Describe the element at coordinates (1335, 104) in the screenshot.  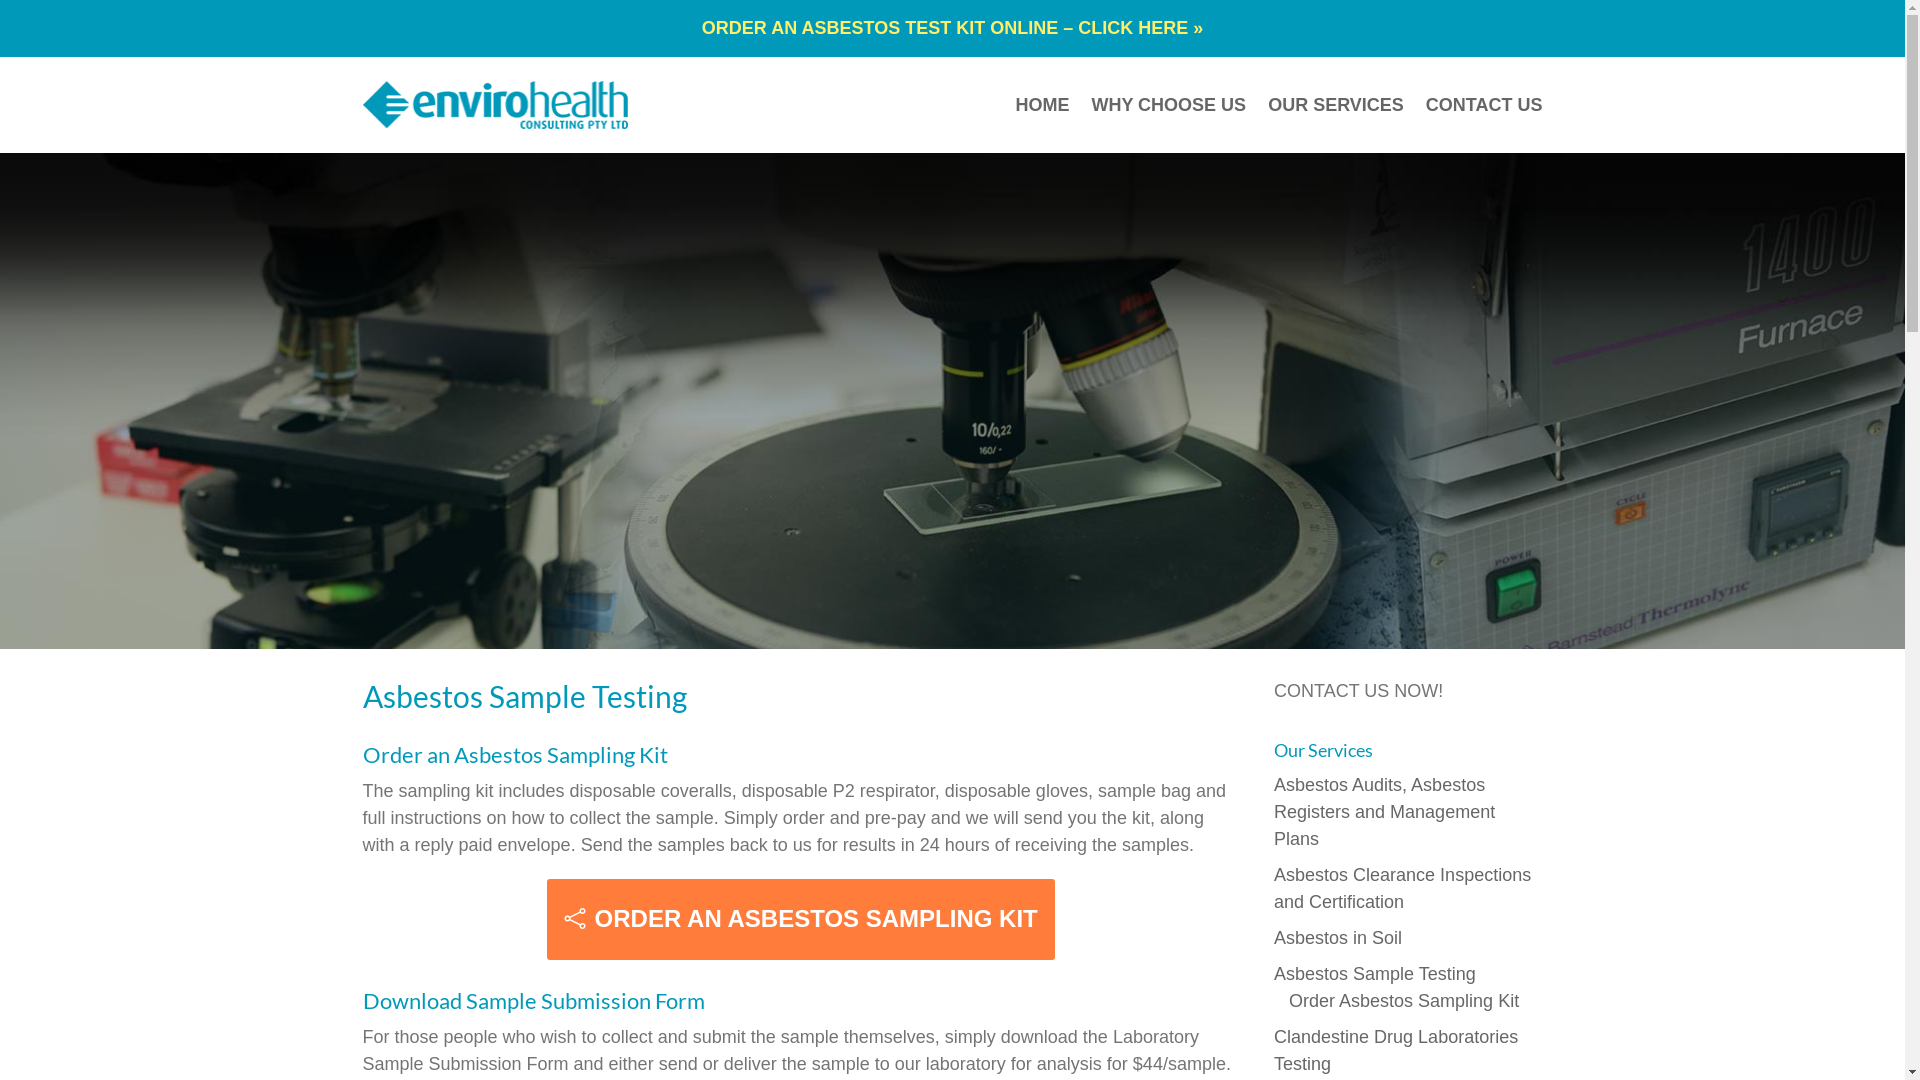
I see `'OUR SERVICES'` at that location.